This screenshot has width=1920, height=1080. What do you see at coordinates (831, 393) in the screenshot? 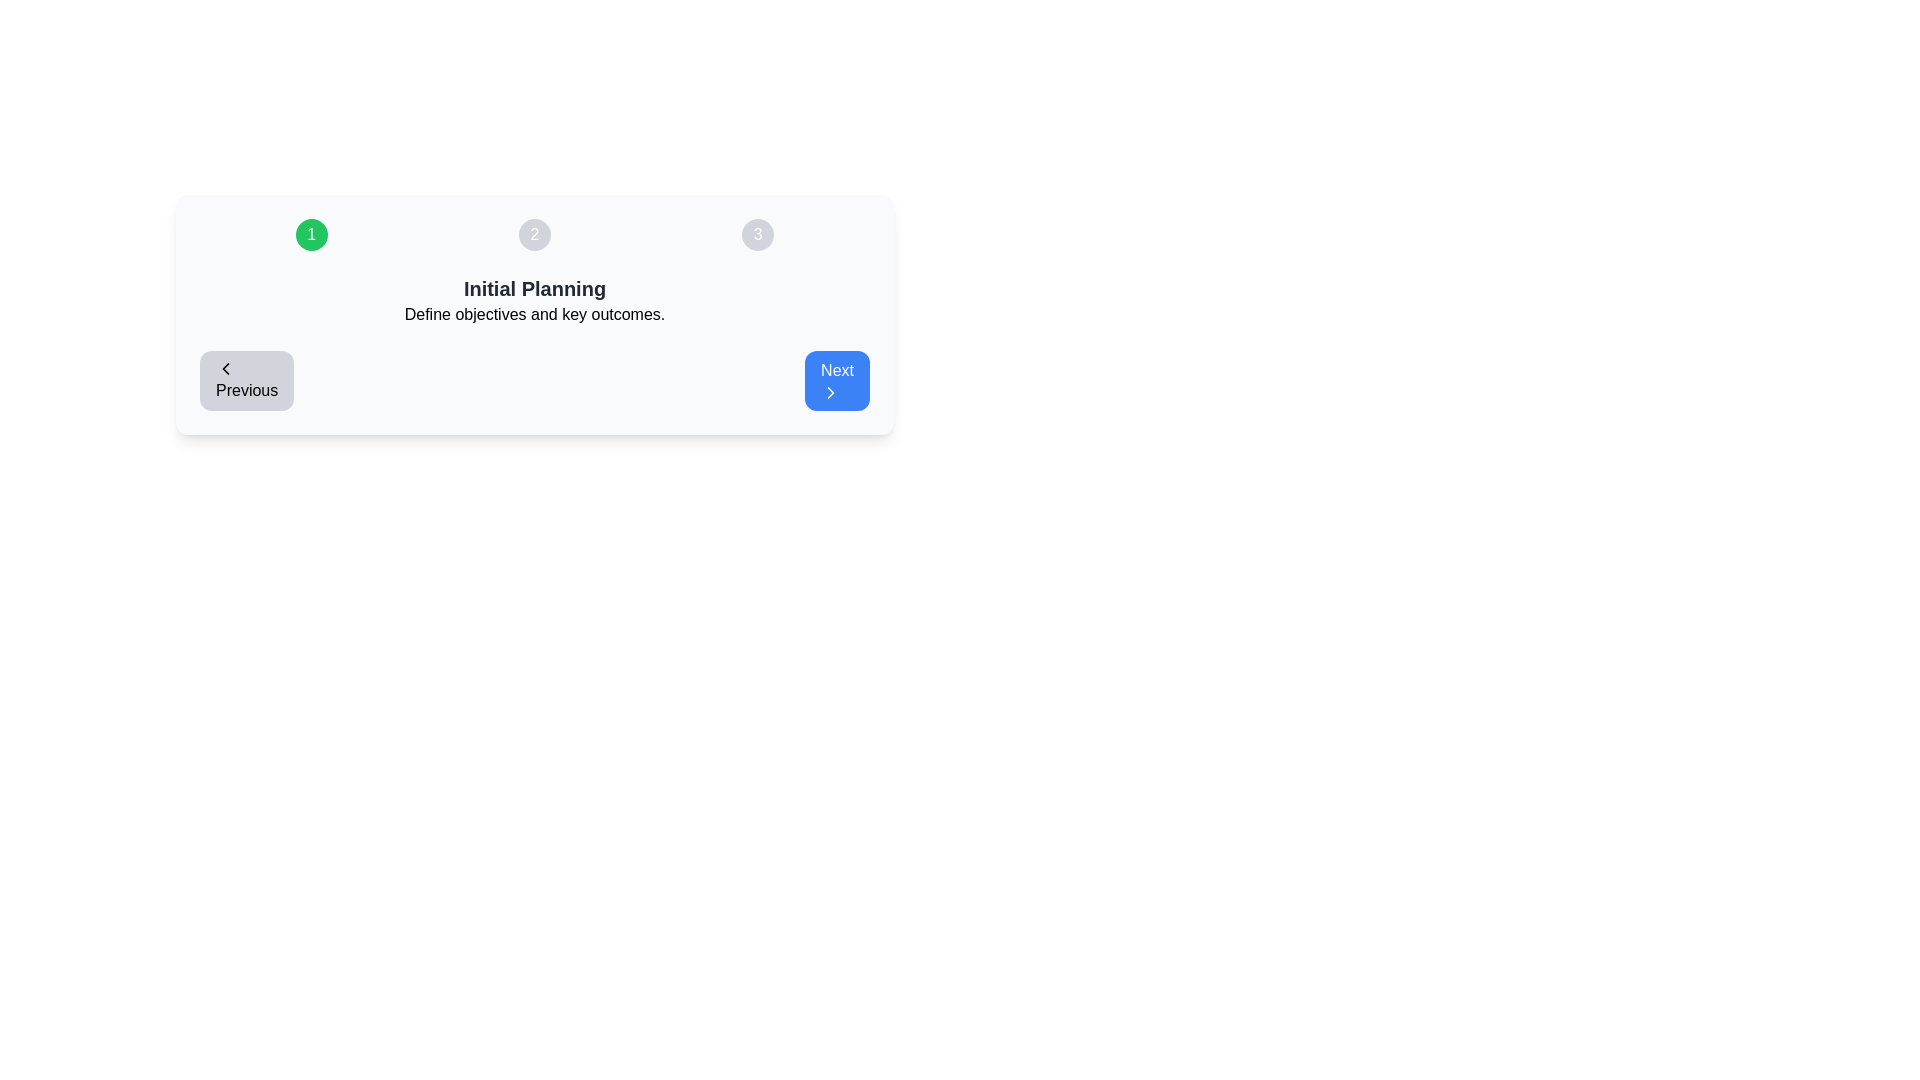
I see `the rightward chevron icon located inside the 'Next' button at the bottom-right corner of the main frame` at bounding box center [831, 393].